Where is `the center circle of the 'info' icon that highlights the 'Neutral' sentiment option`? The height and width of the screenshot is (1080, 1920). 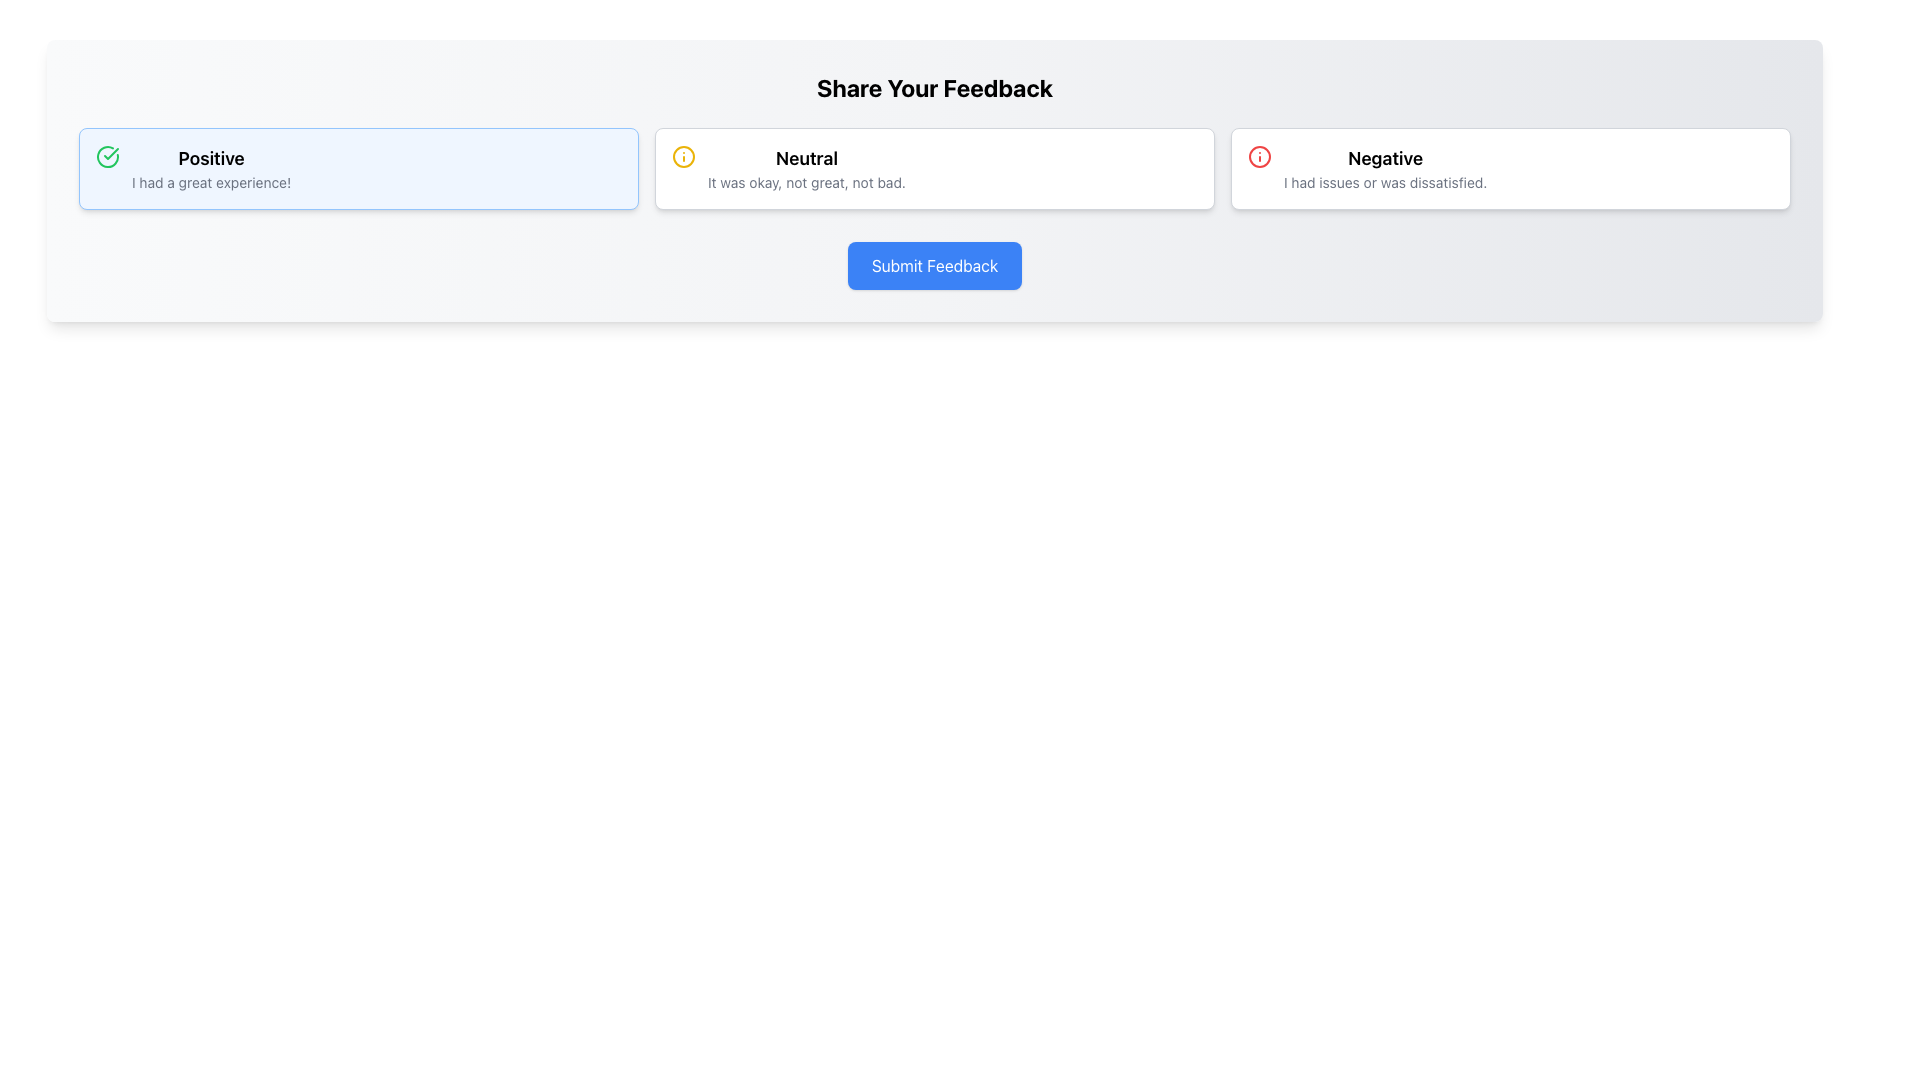
the center circle of the 'info' icon that highlights the 'Neutral' sentiment option is located at coordinates (684, 156).